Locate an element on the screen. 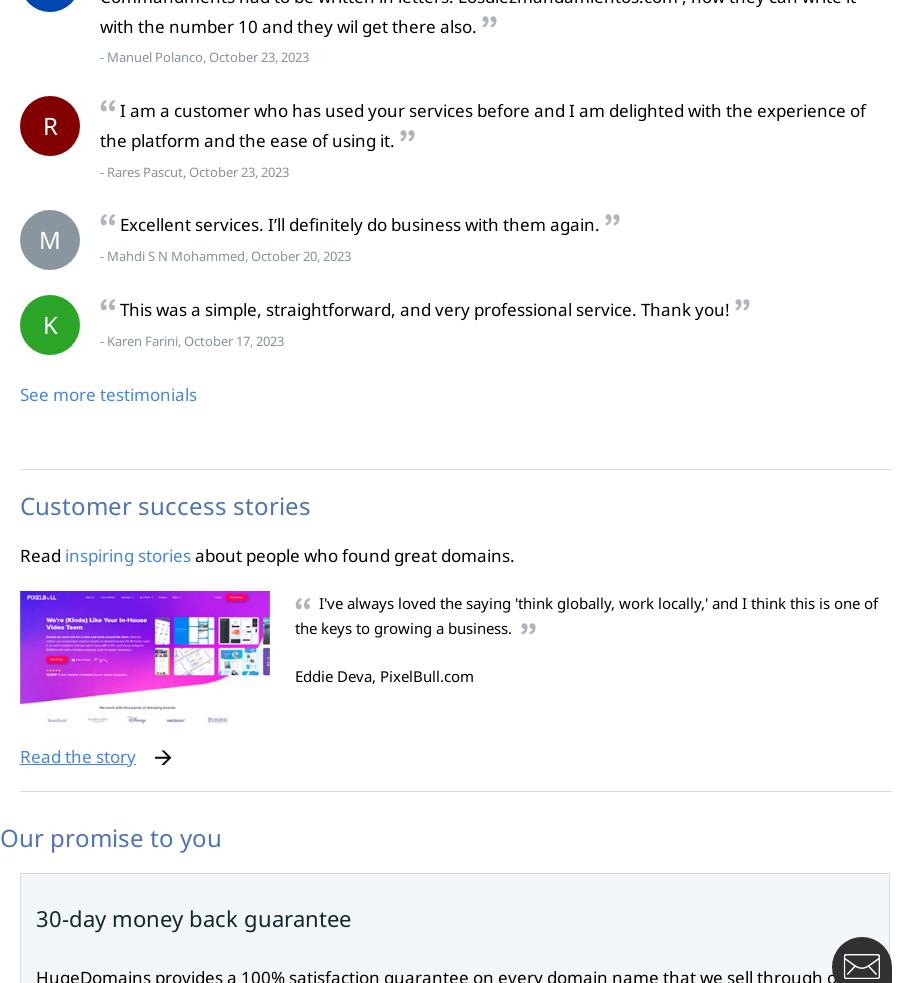  'I am a customer who has used your services before and I am delighted with the experience of the platform and the ease of using it.' is located at coordinates (482, 124).